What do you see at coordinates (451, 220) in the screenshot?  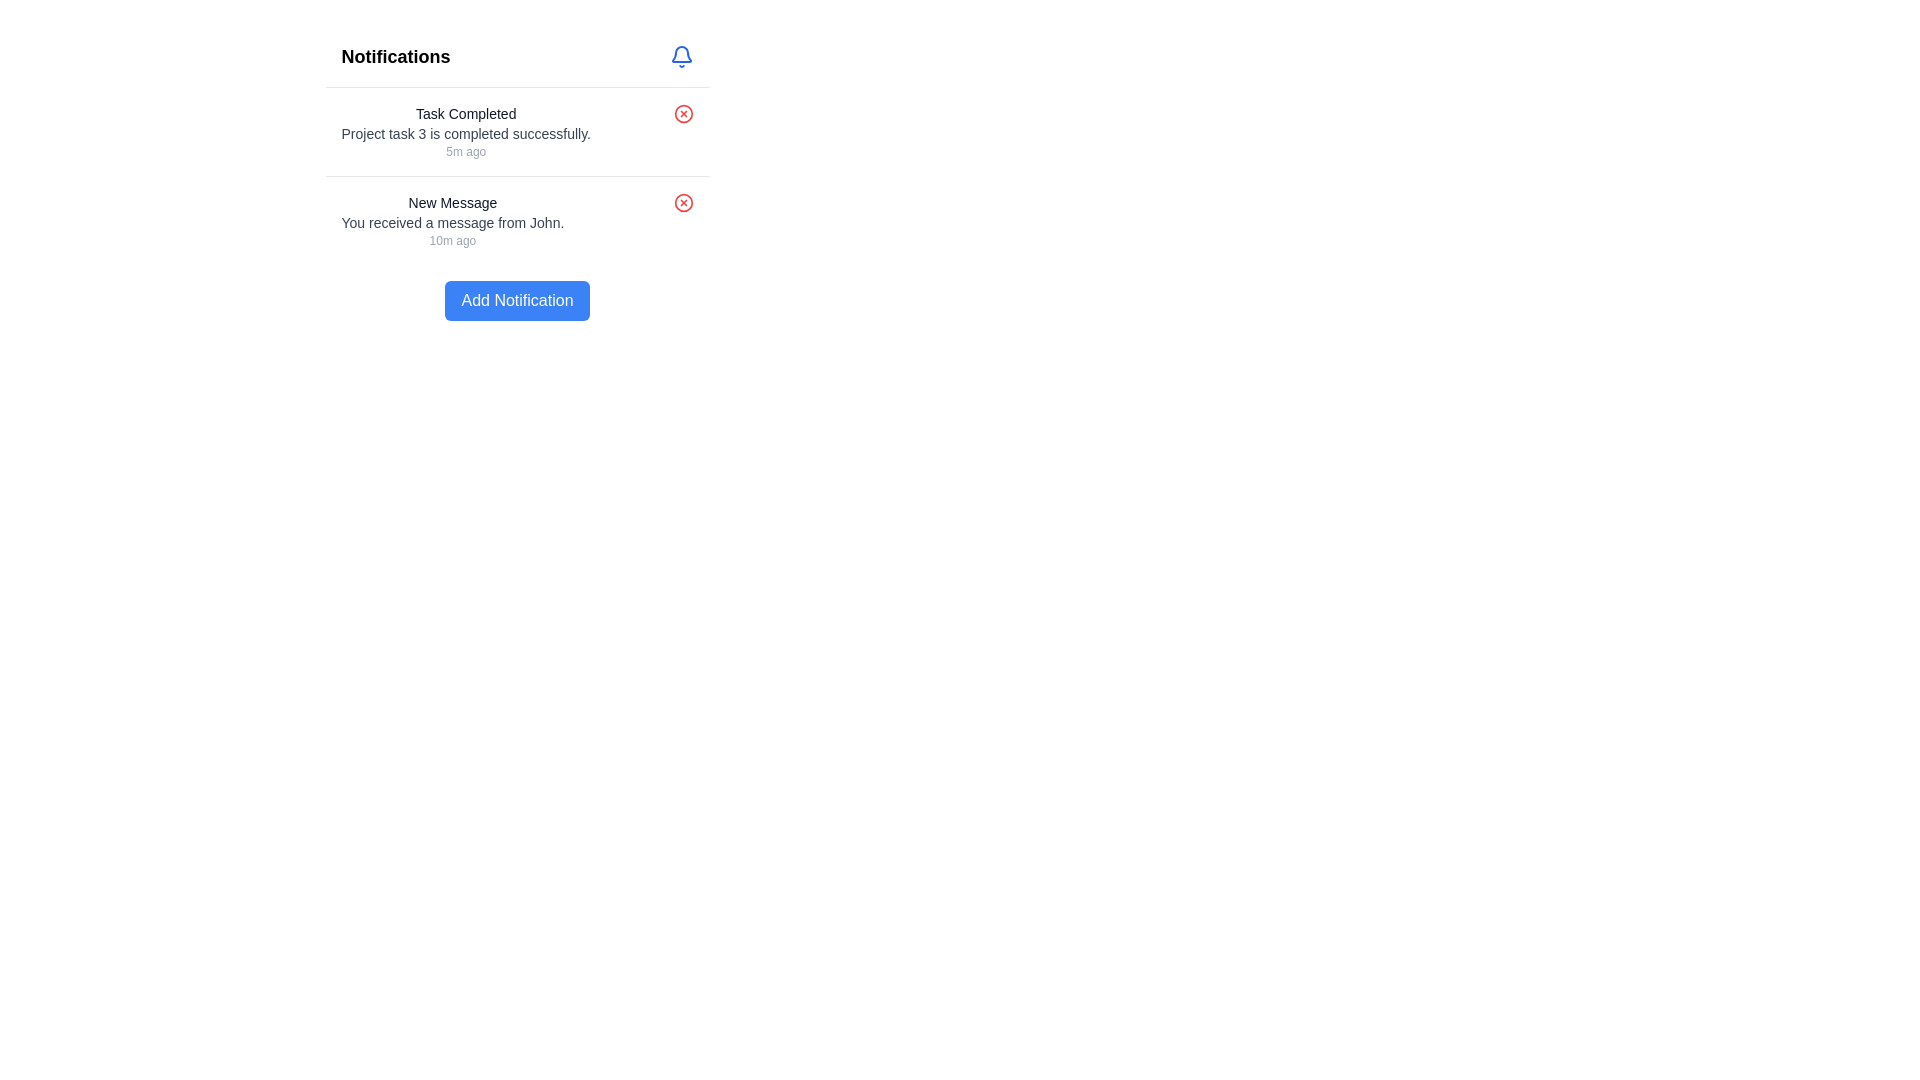 I see `the second notification in the notifications list indicating a new message from 'John'` at bounding box center [451, 220].